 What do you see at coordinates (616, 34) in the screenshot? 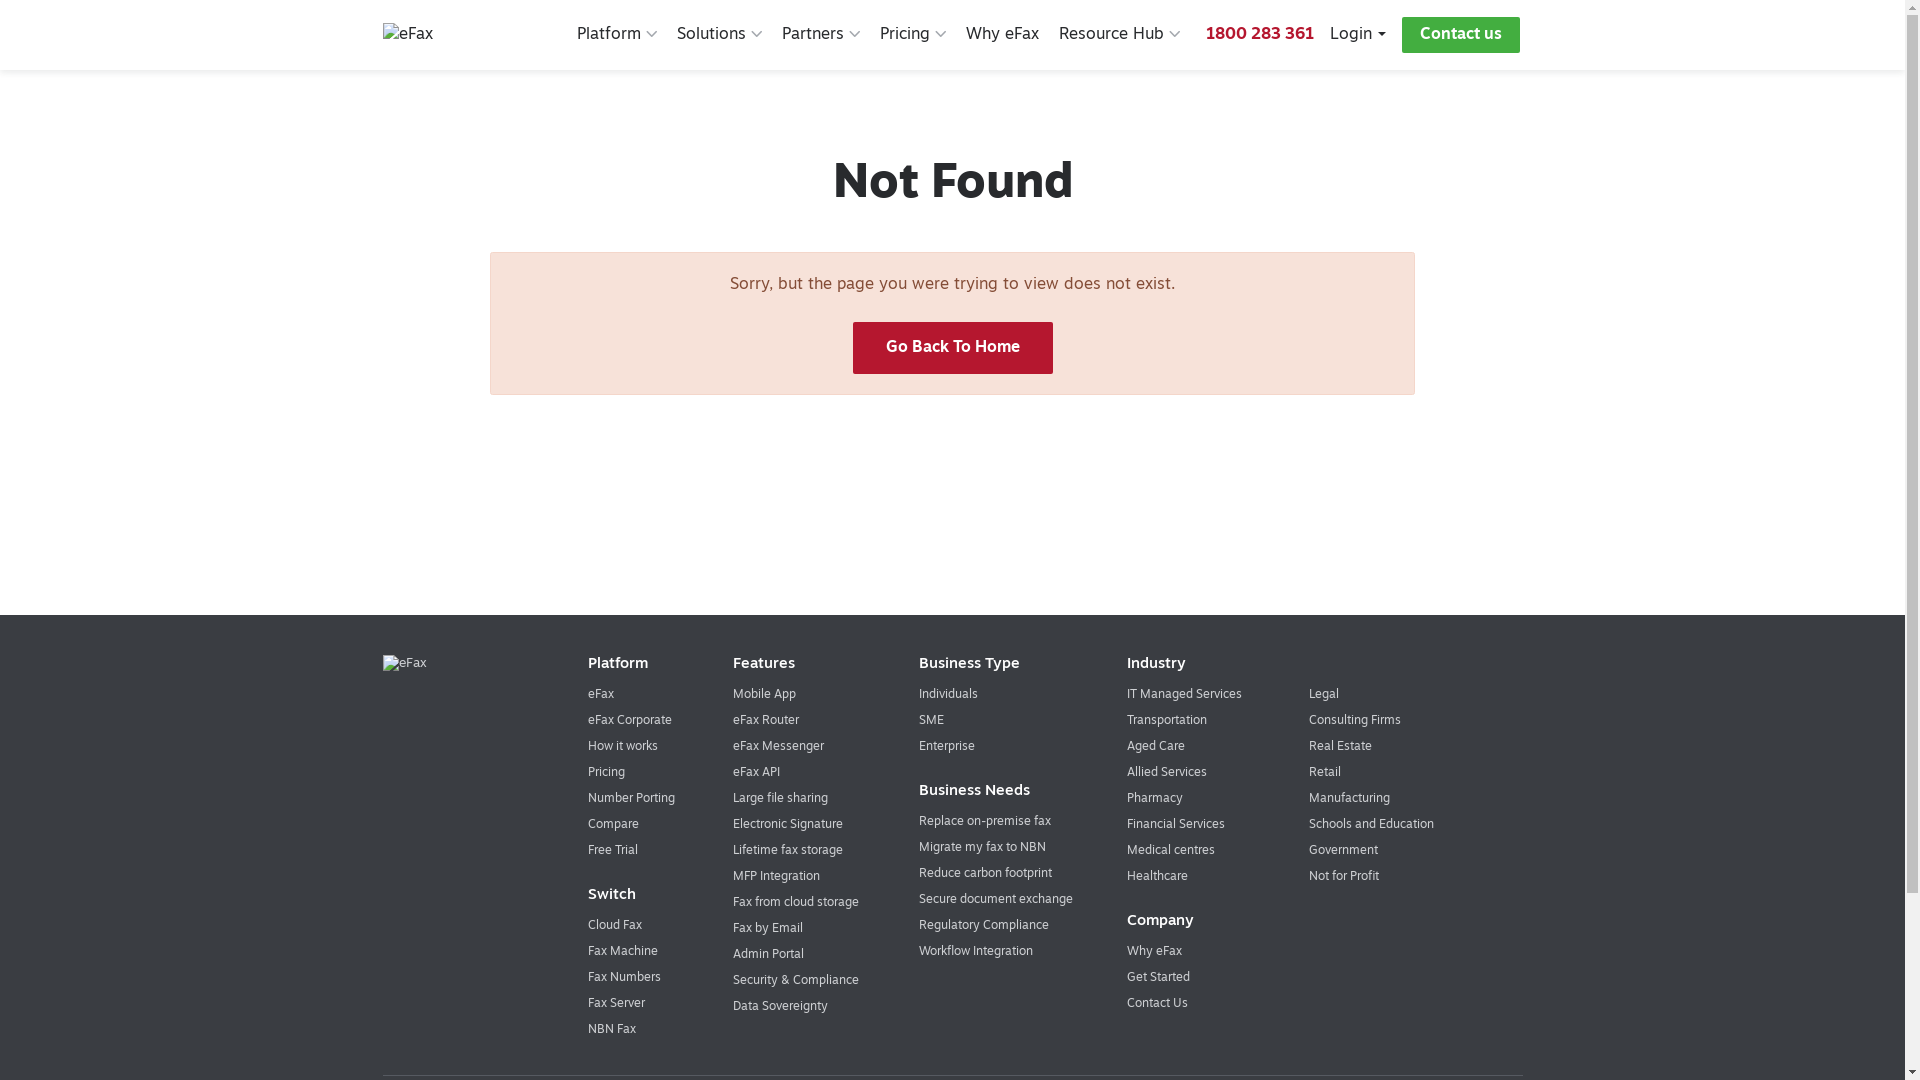
I see `'Platform'` at bounding box center [616, 34].